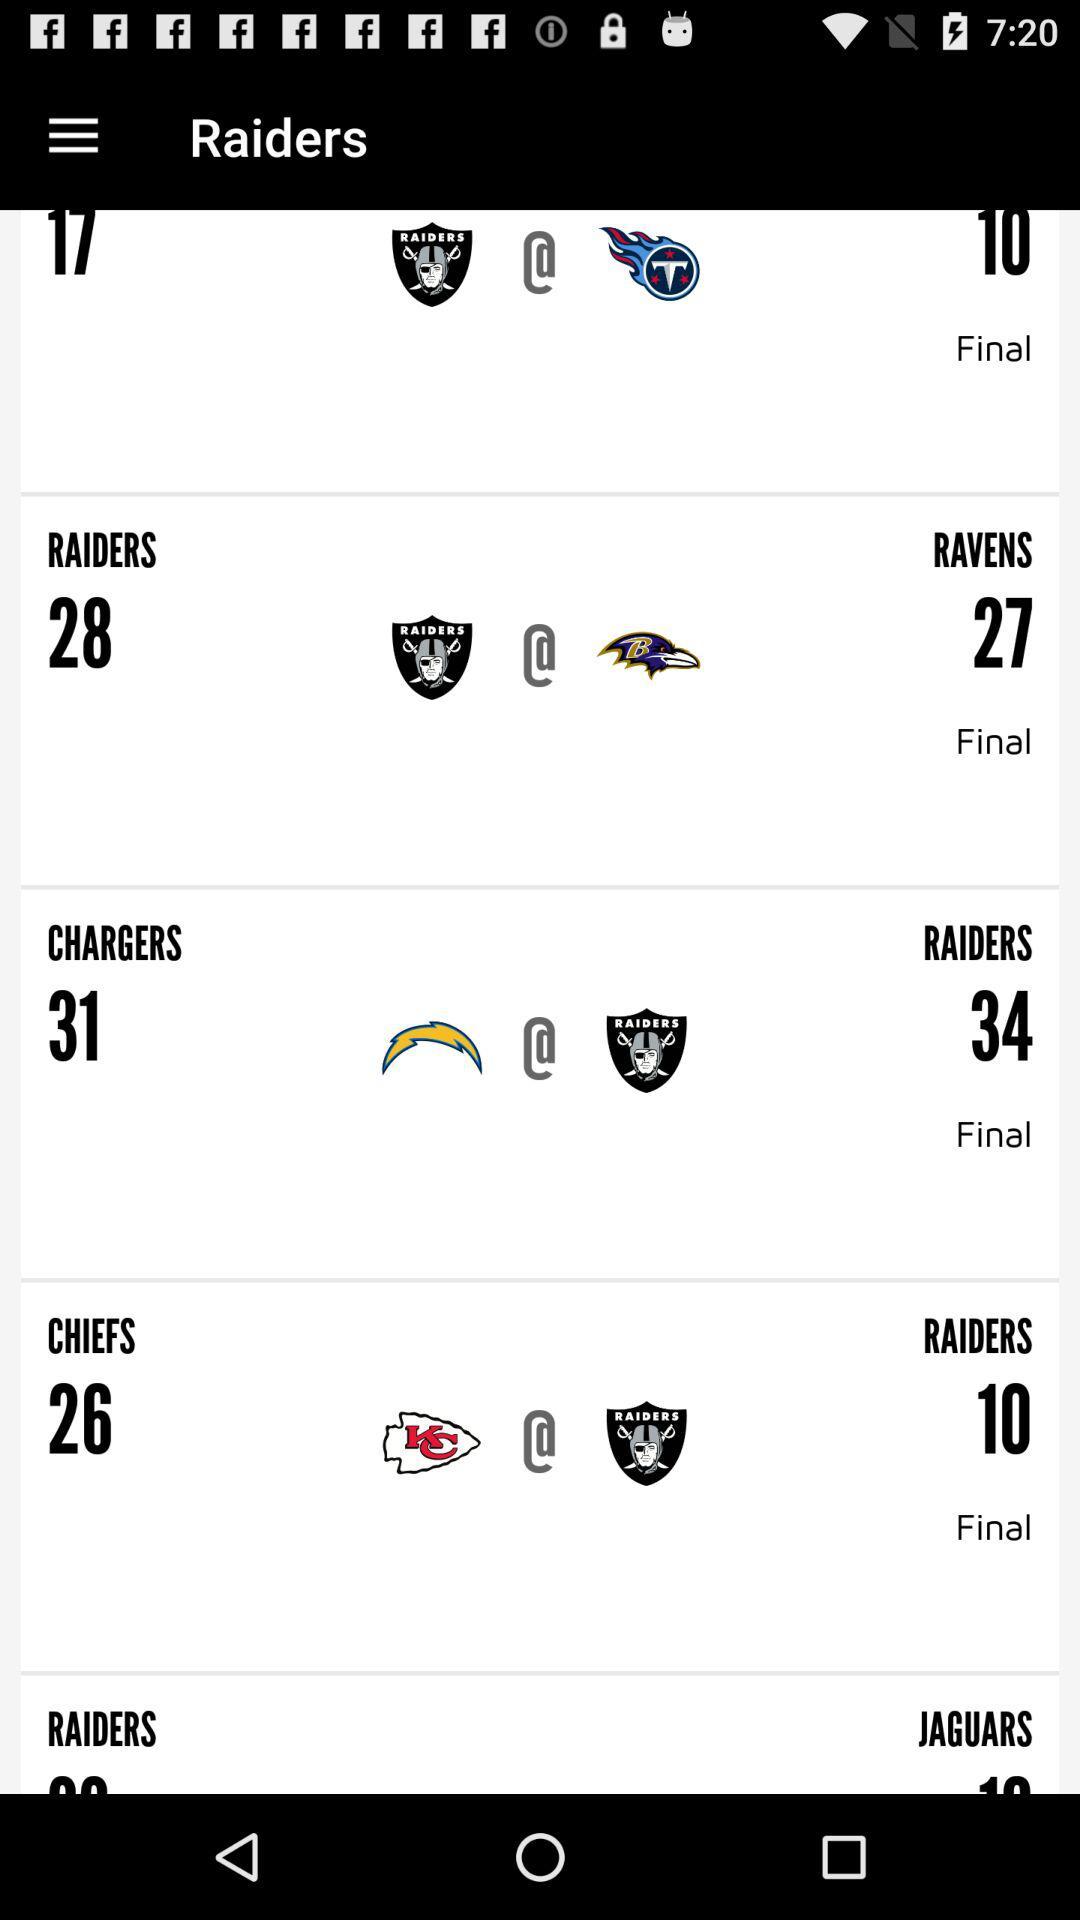 Image resolution: width=1080 pixels, height=1920 pixels. Describe the element at coordinates (1001, 1028) in the screenshot. I see `the 34` at that location.